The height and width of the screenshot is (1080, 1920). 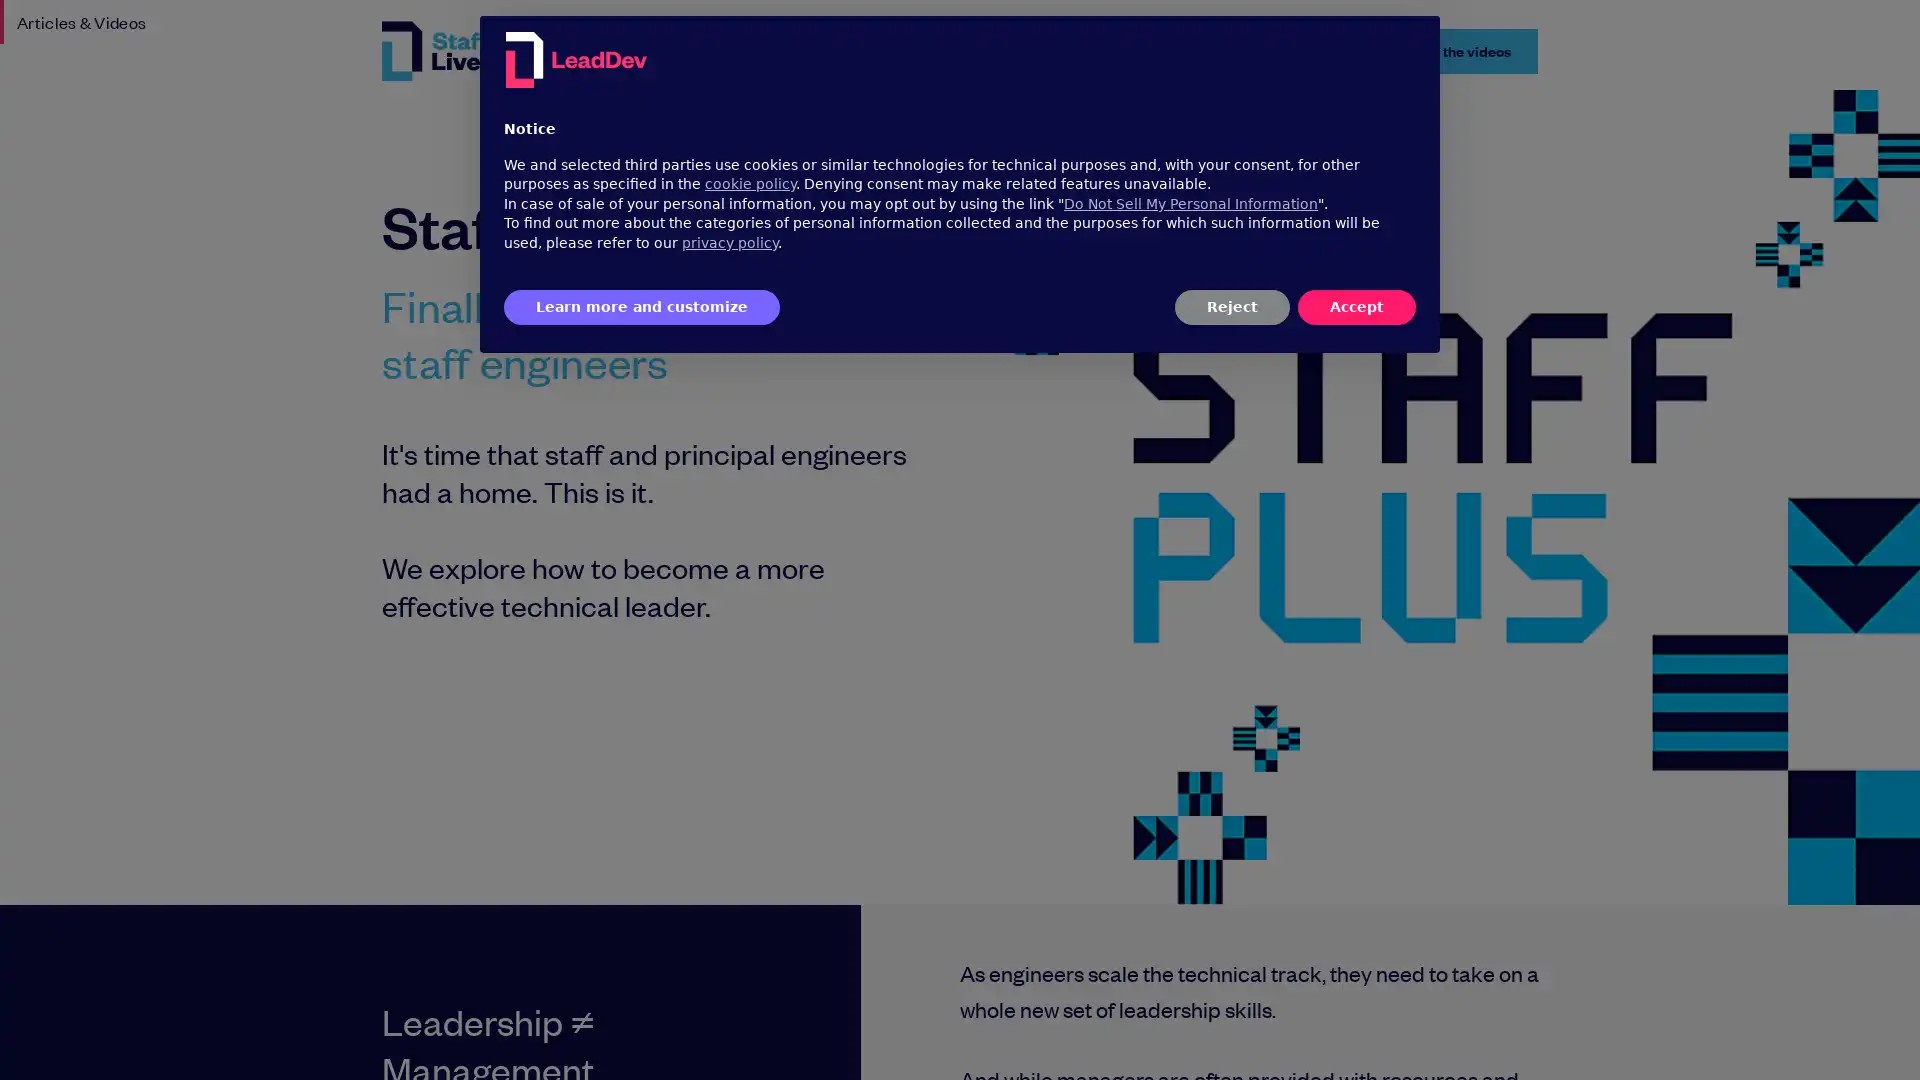 I want to click on Reject, so click(x=1231, y=307).